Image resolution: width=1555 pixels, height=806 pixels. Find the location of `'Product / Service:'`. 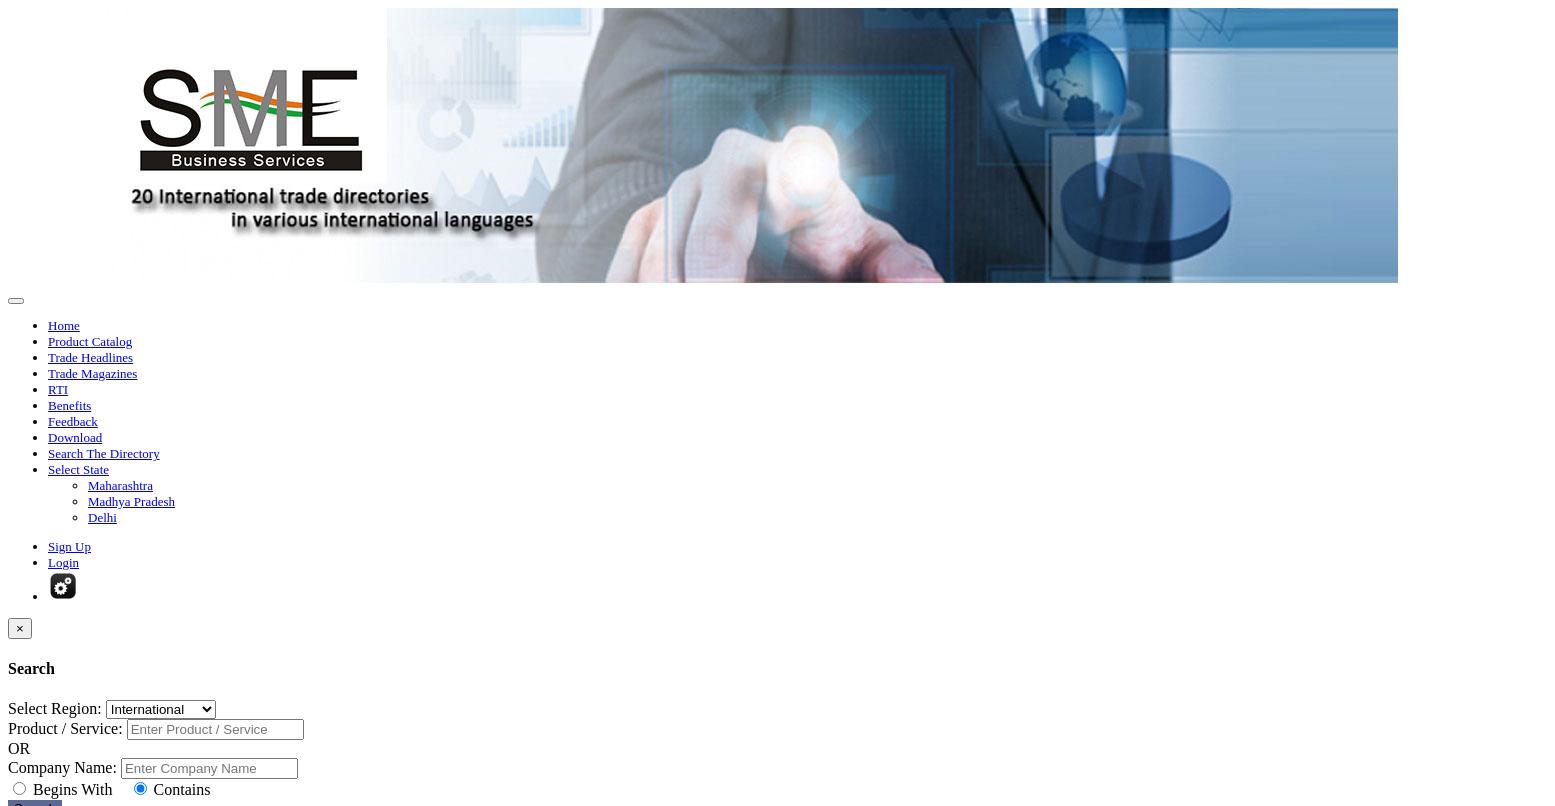

'Product / Service:' is located at coordinates (63, 727).